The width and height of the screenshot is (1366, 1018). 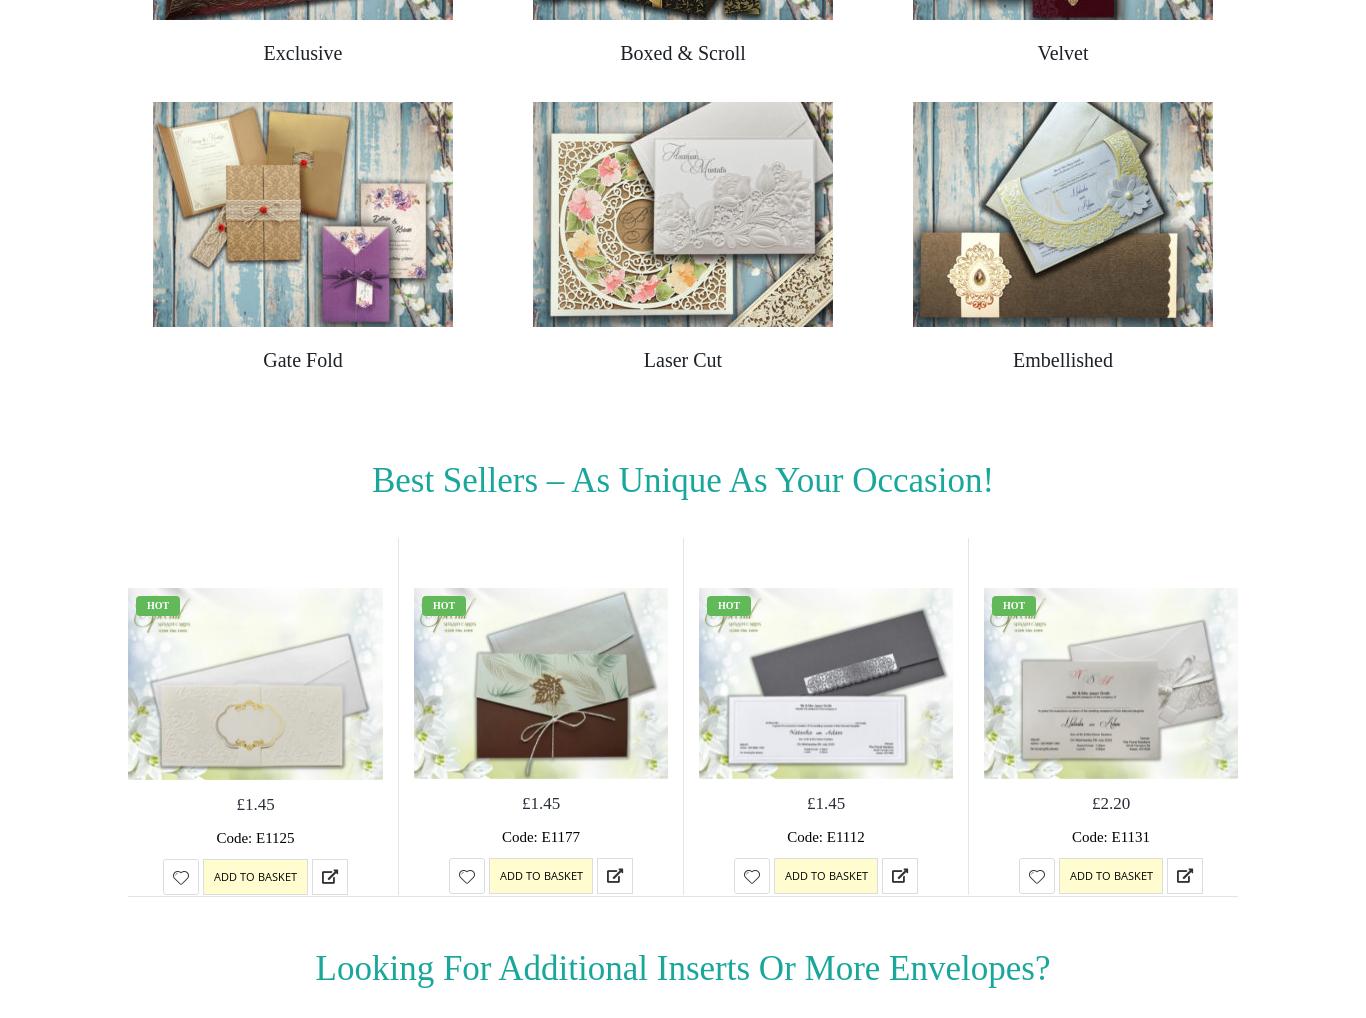 I want to click on 'Looking for additional inserts or more envelopes?', so click(x=681, y=966).